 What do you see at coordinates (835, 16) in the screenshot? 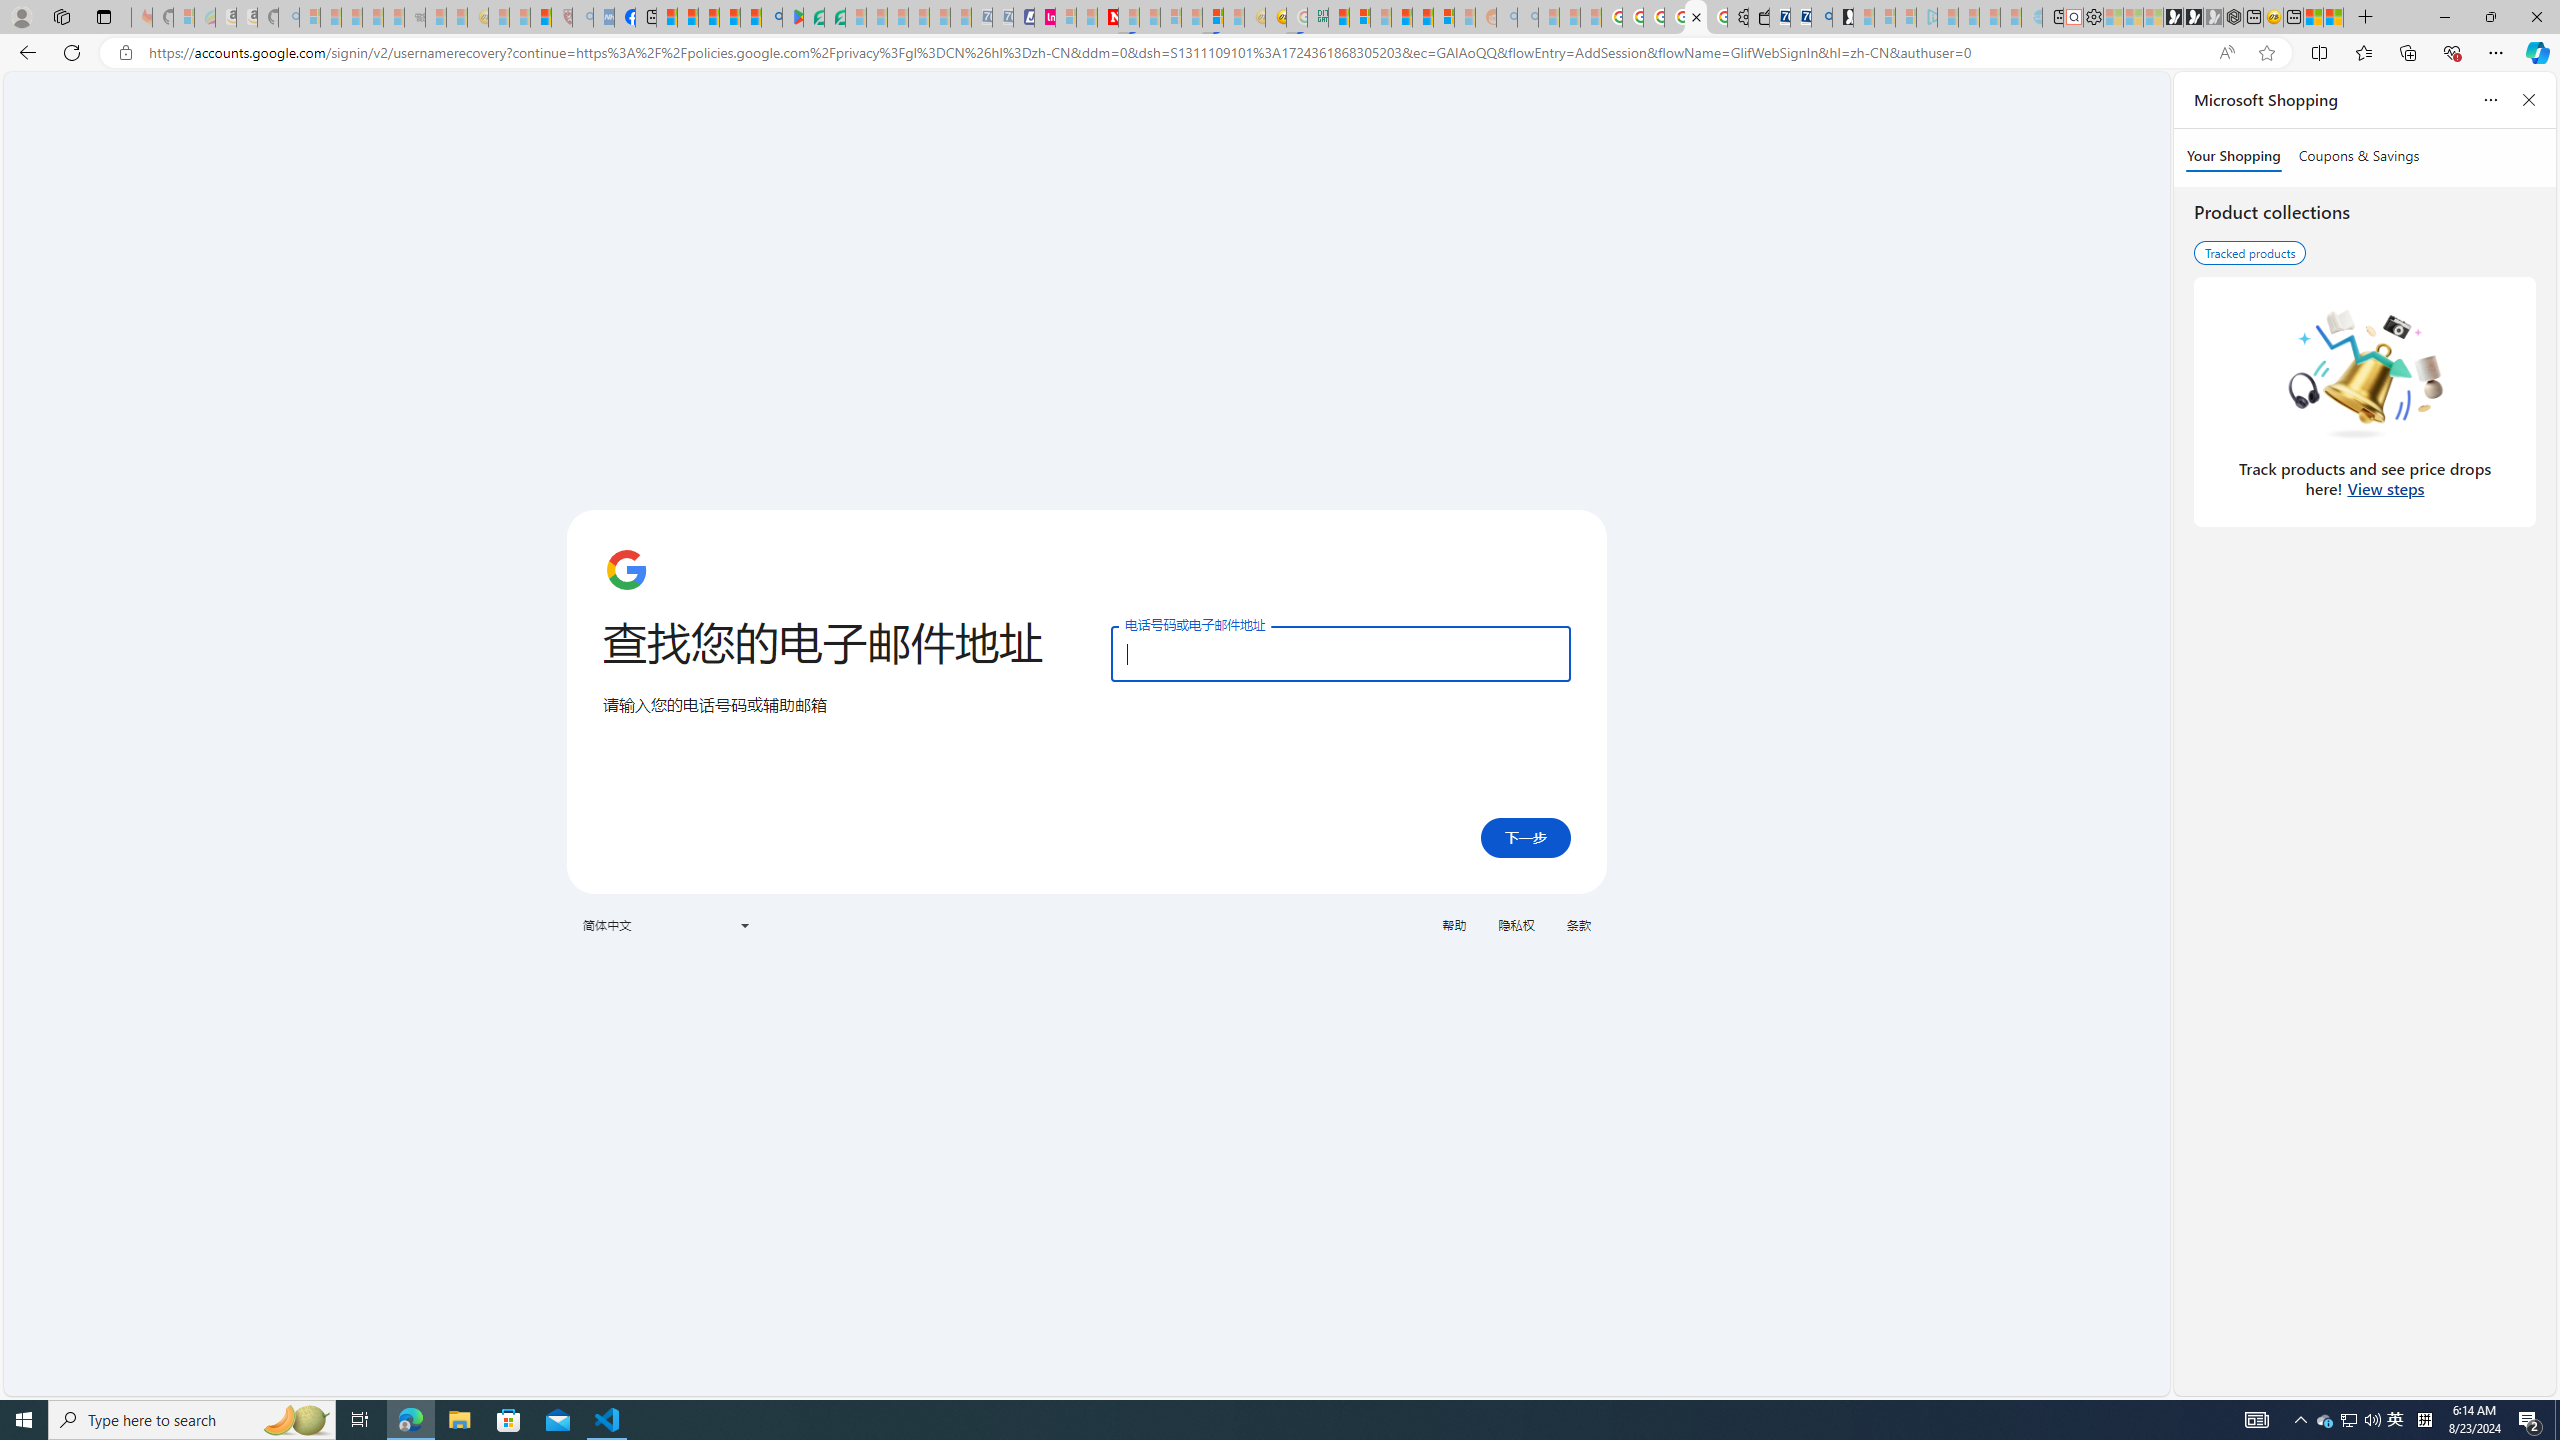
I see `'Microsoft Word - consumer-privacy address update 2.2021'` at bounding box center [835, 16].